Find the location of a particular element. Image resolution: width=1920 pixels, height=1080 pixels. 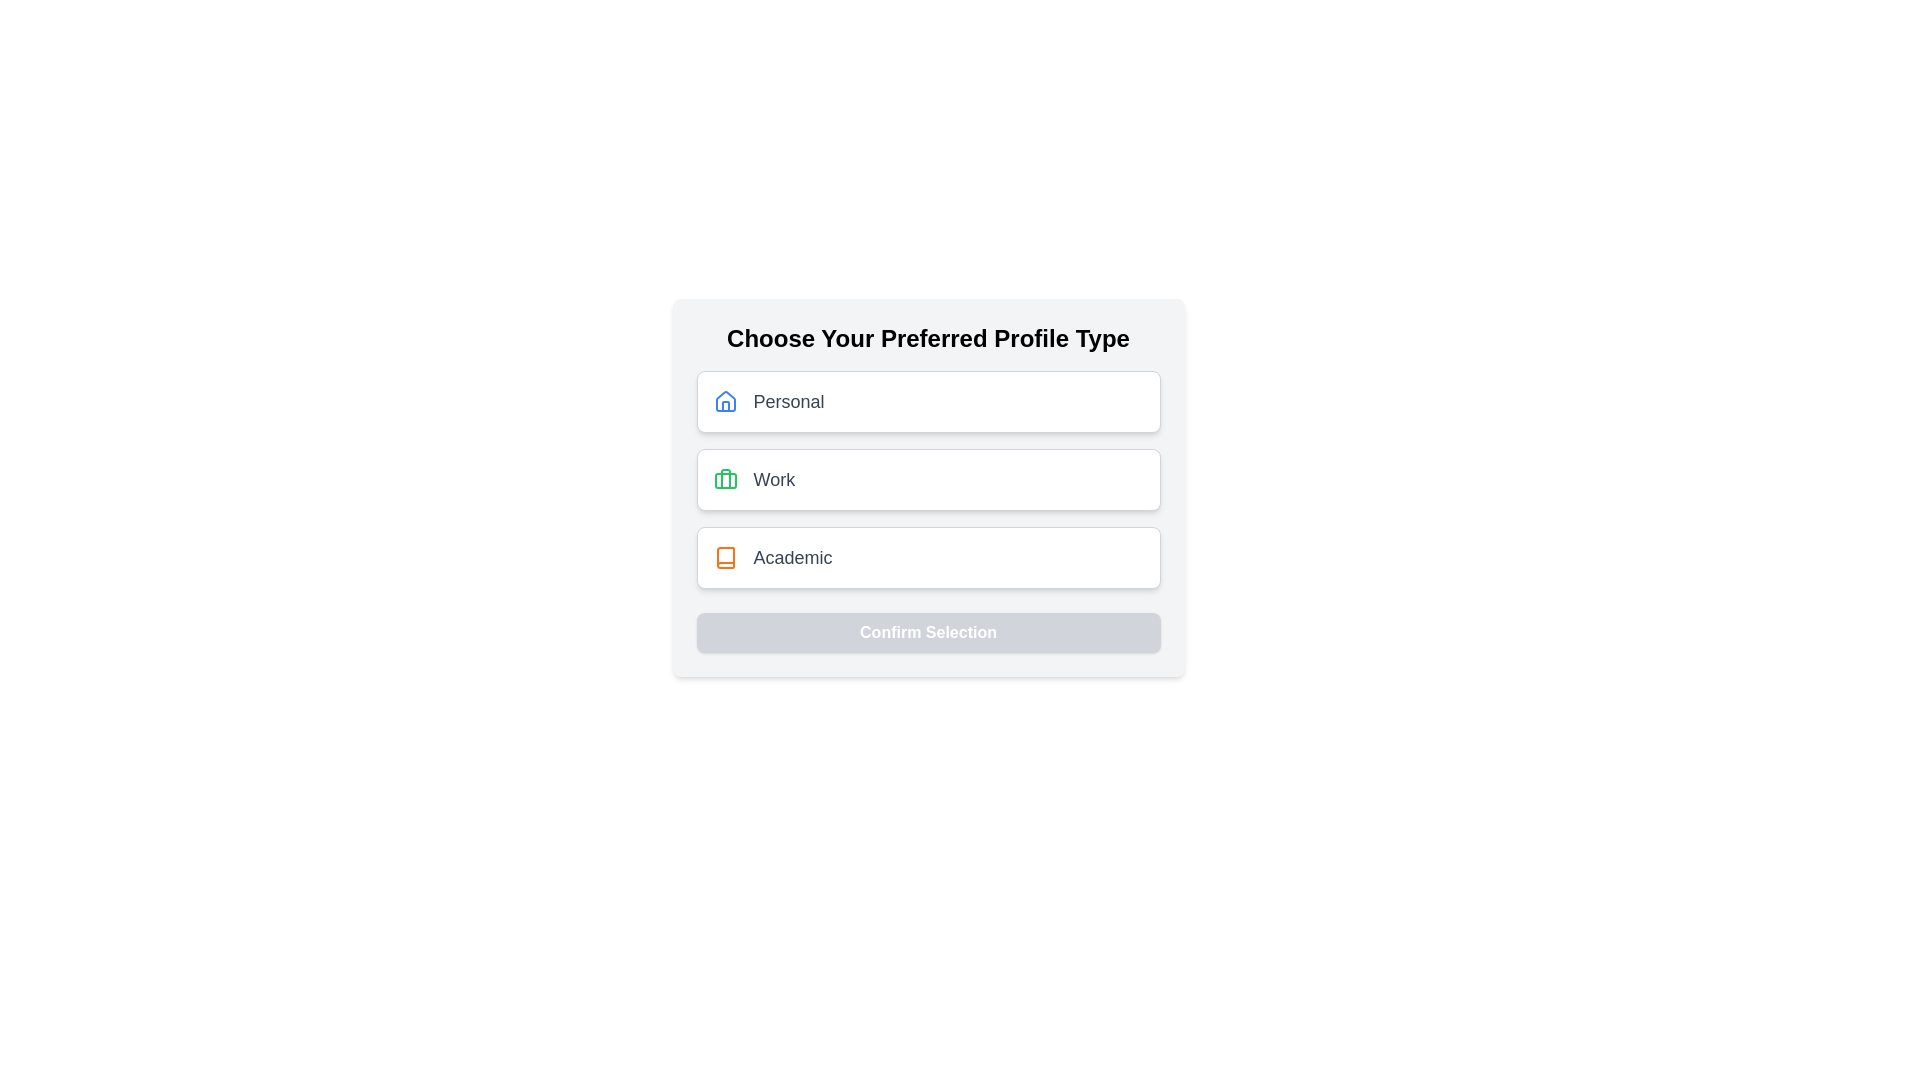

the decorative vector line within the green briefcase icon of the 'Work' option button, which is positioned at the center of the interface is located at coordinates (724, 478).